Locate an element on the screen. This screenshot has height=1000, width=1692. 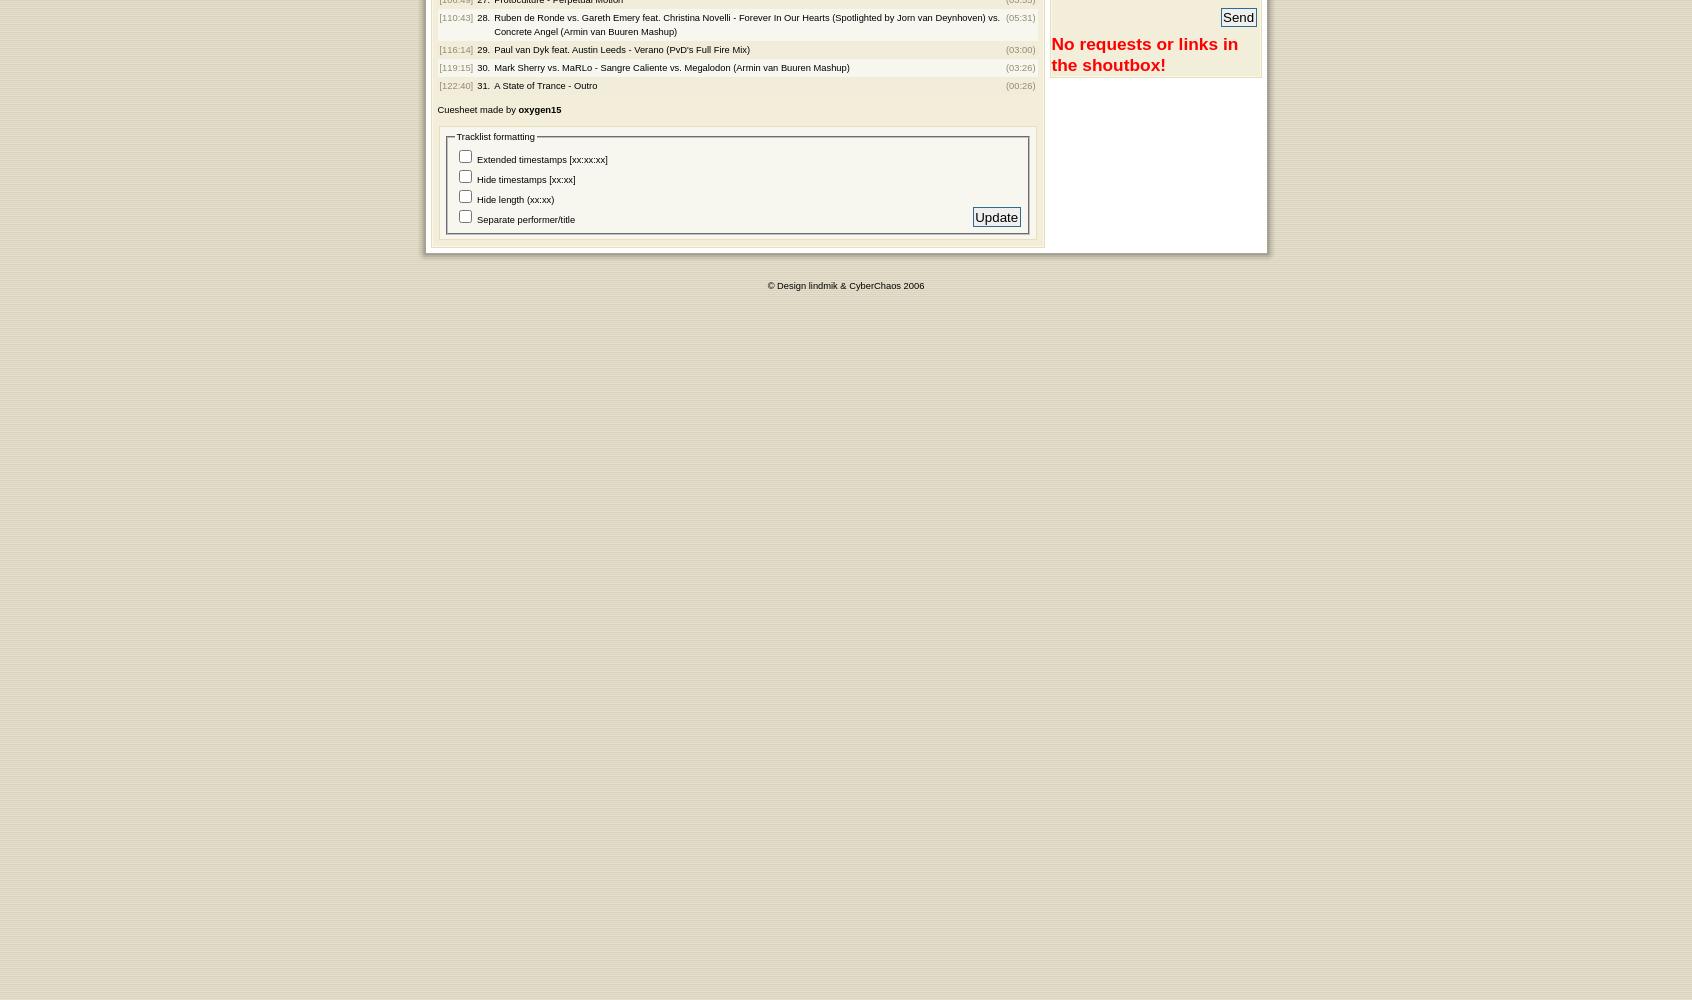
'Extended timestamps [xx:xx:xx]' is located at coordinates (475, 160).